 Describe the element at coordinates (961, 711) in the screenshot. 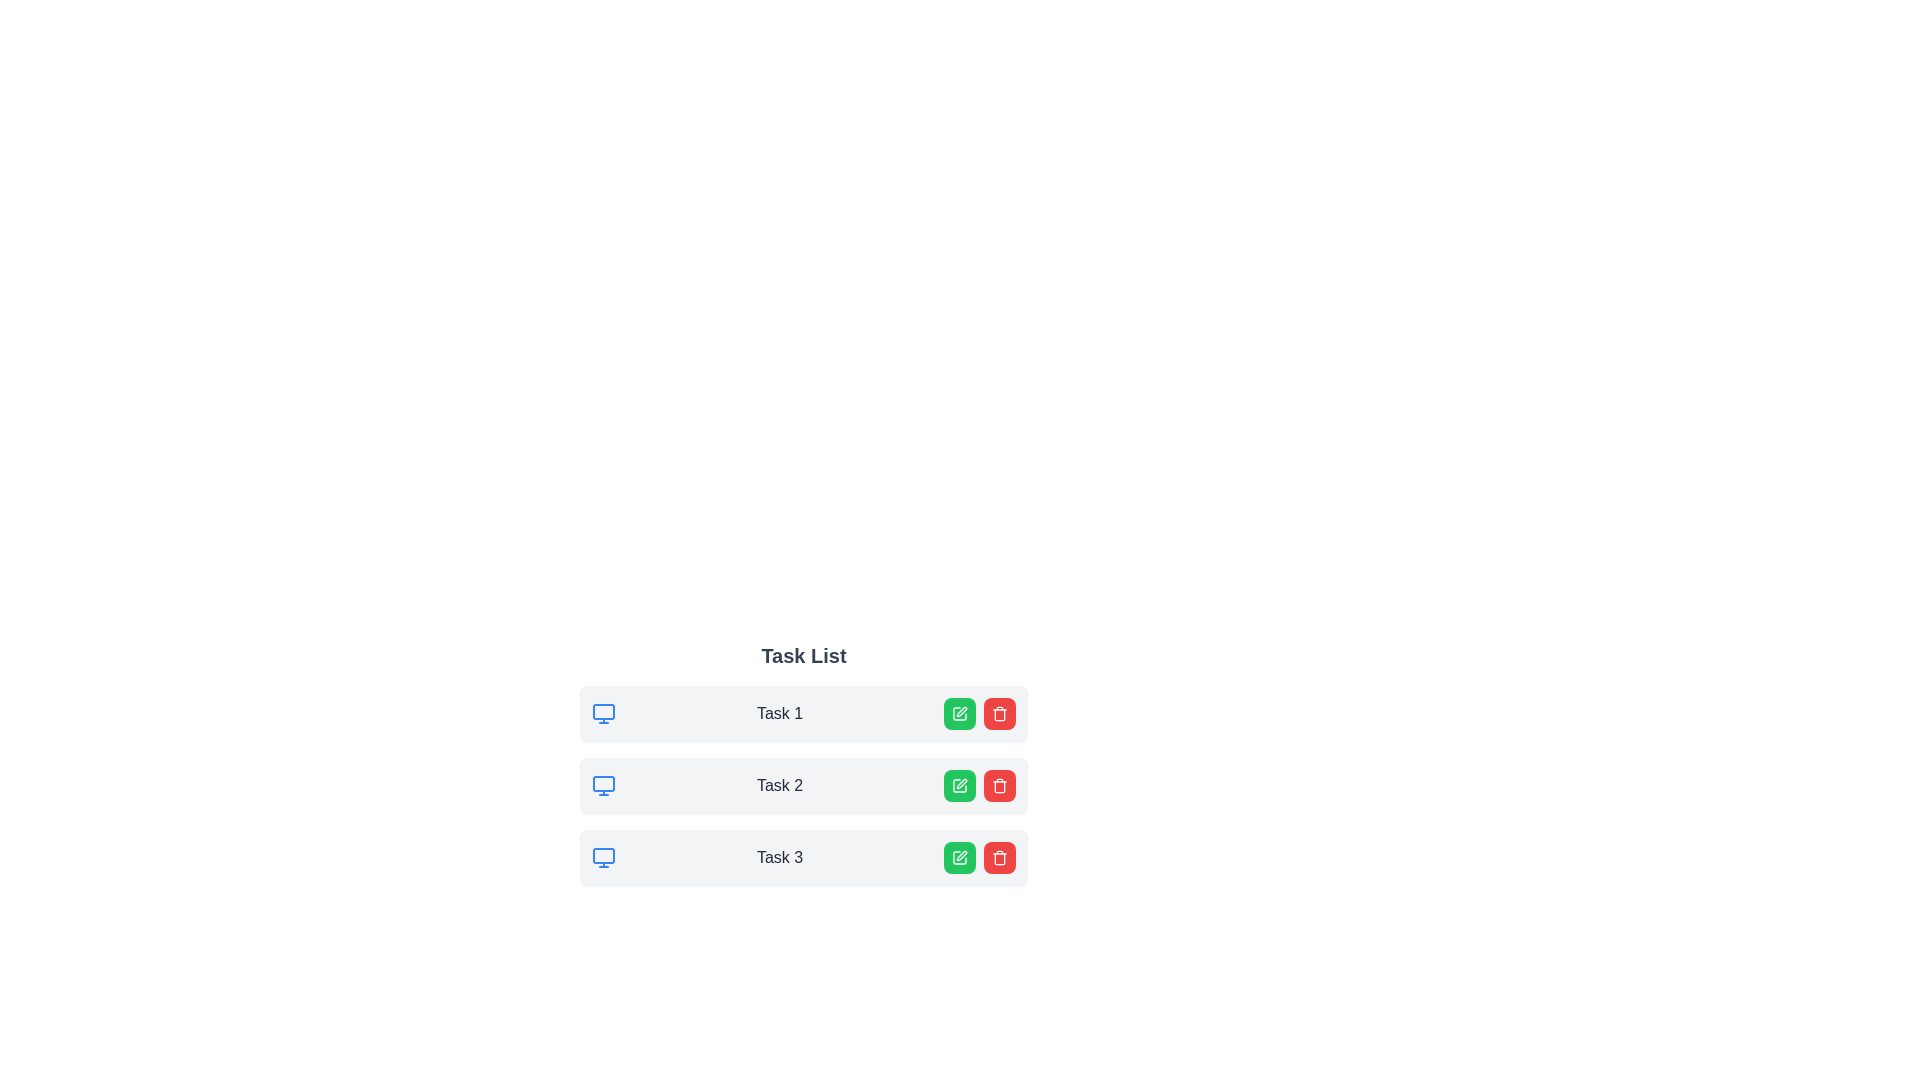

I see `the stylized pen icon button located at the far right of the first row in the task list interface, adjacent to the delete icon and aligned with 'Task 1'` at that location.